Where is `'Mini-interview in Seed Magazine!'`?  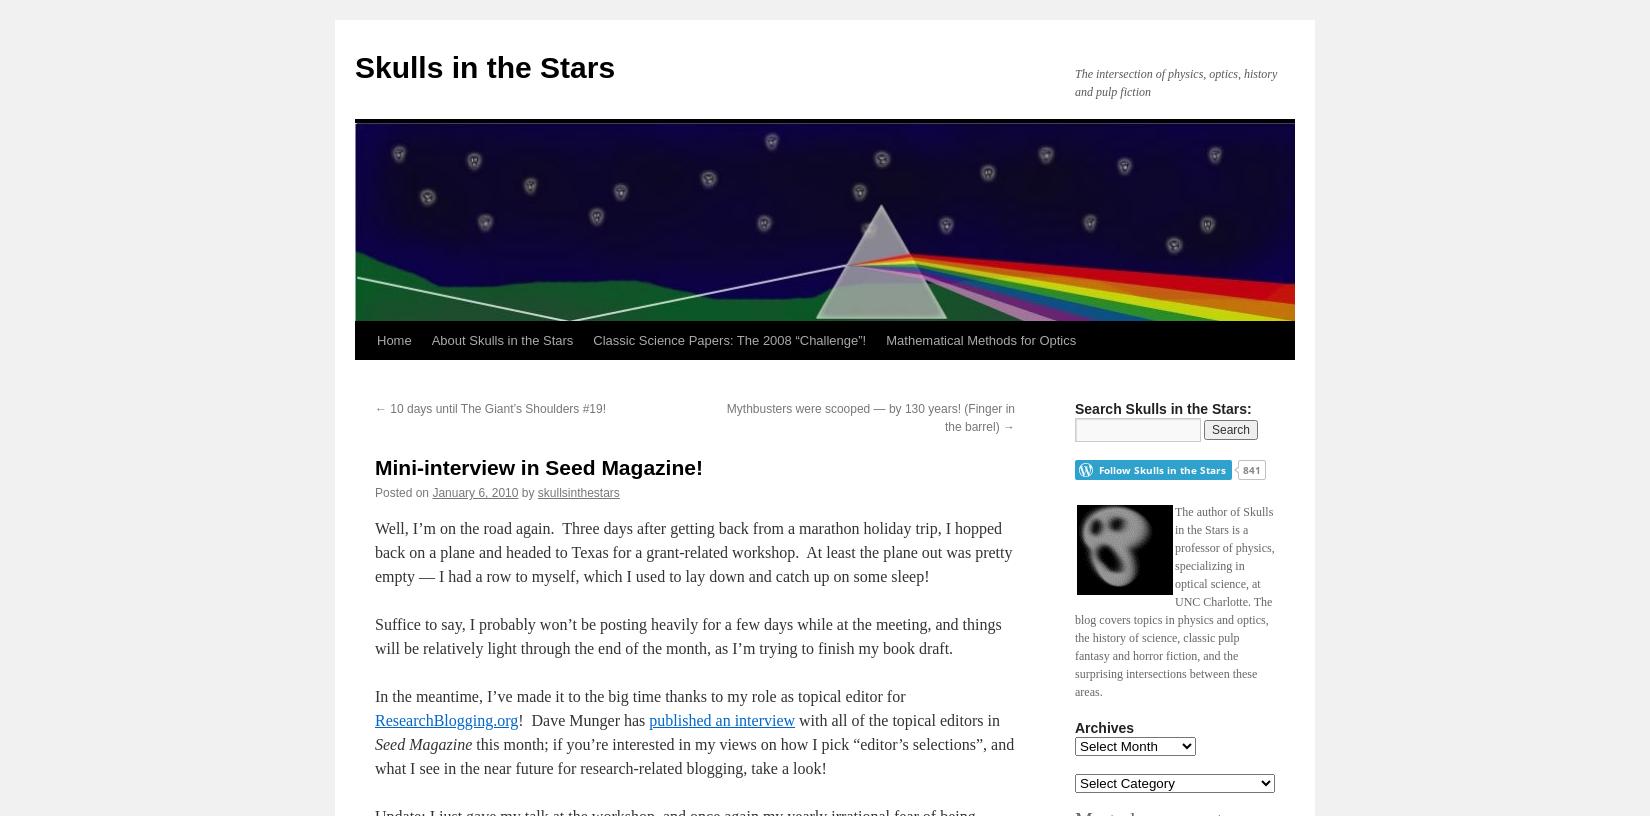
'Mini-interview in Seed Magazine!' is located at coordinates (537, 466).